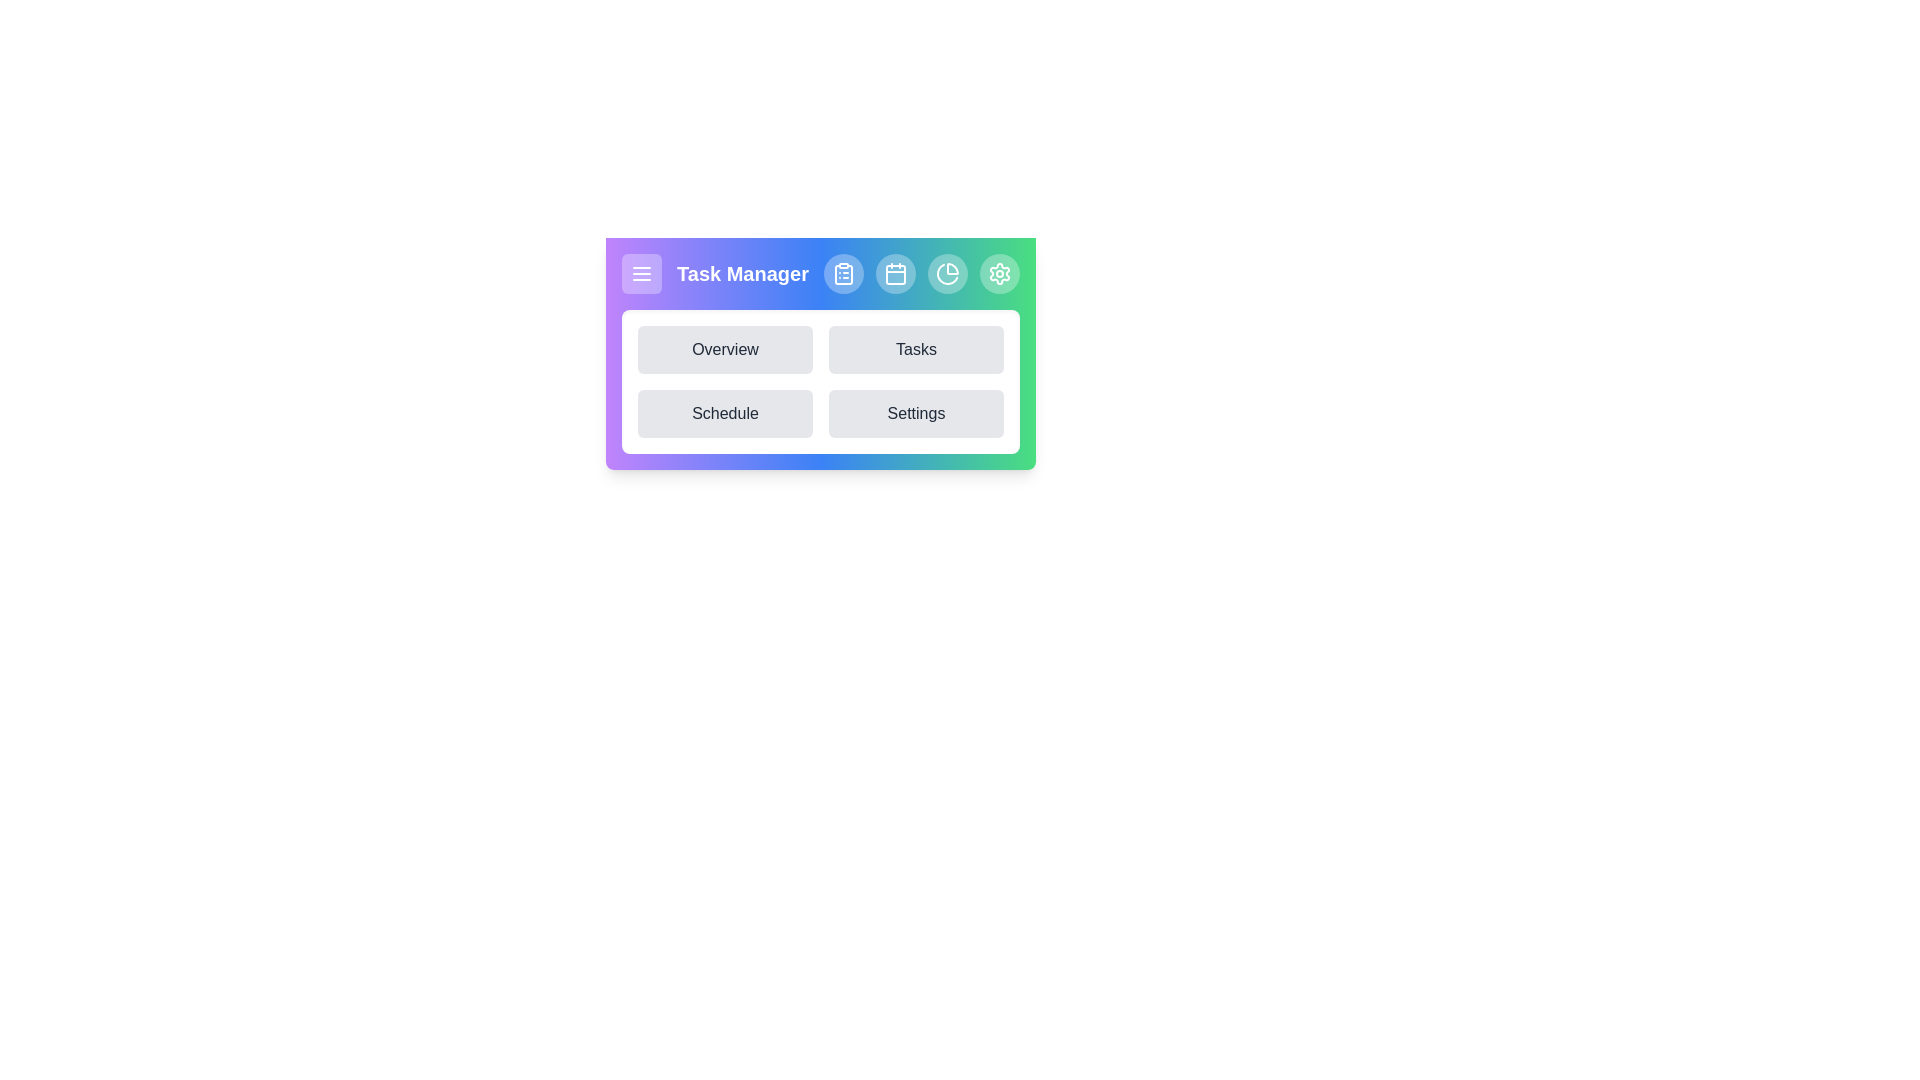 The width and height of the screenshot is (1920, 1080). Describe the element at coordinates (915, 412) in the screenshot. I see `the button labeled Settings to observe visual feedback` at that location.